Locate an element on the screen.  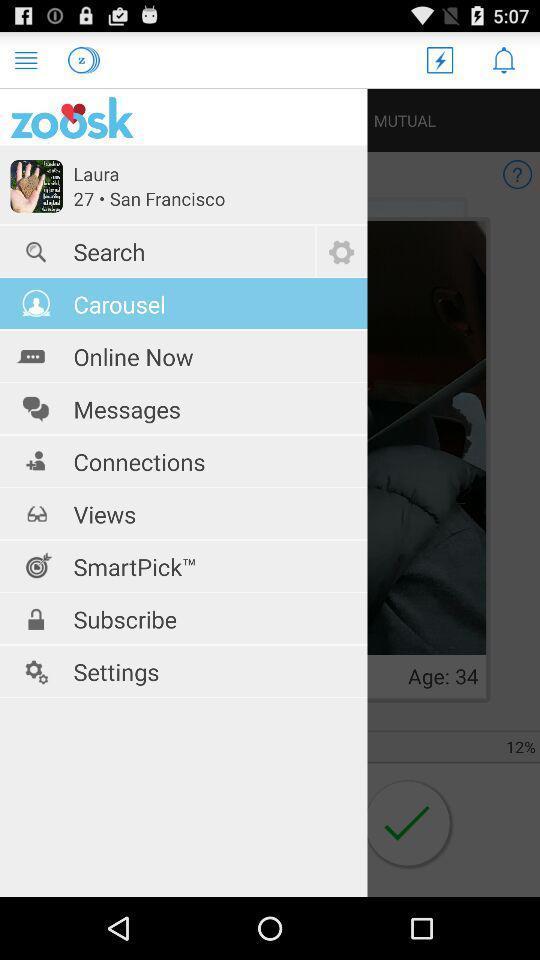
the help icon is located at coordinates (517, 186).